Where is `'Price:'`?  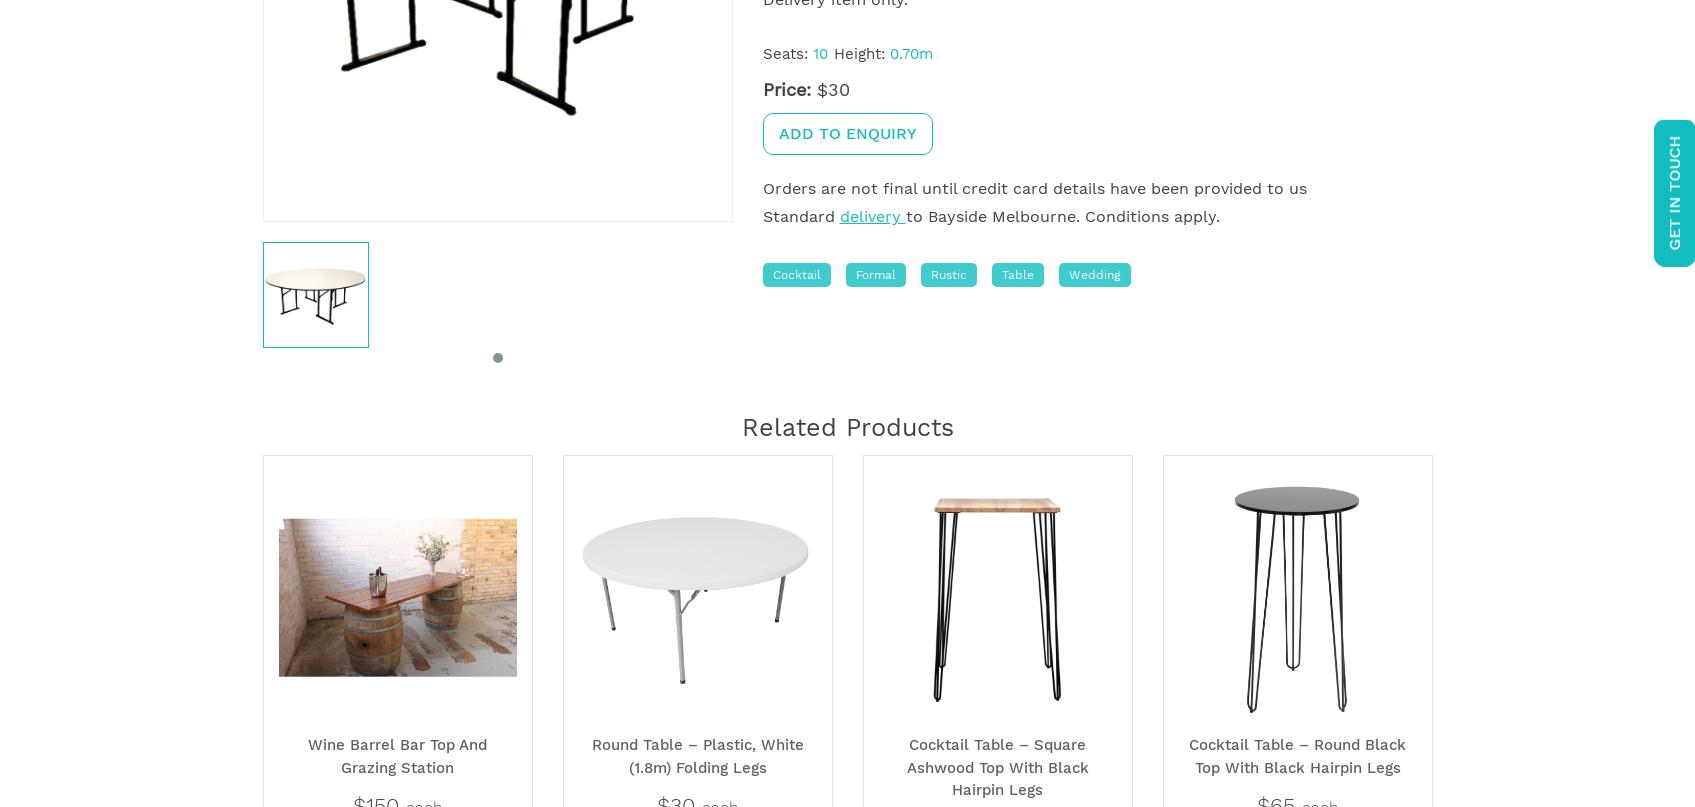
'Price:' is located at coordinates (785, 88).